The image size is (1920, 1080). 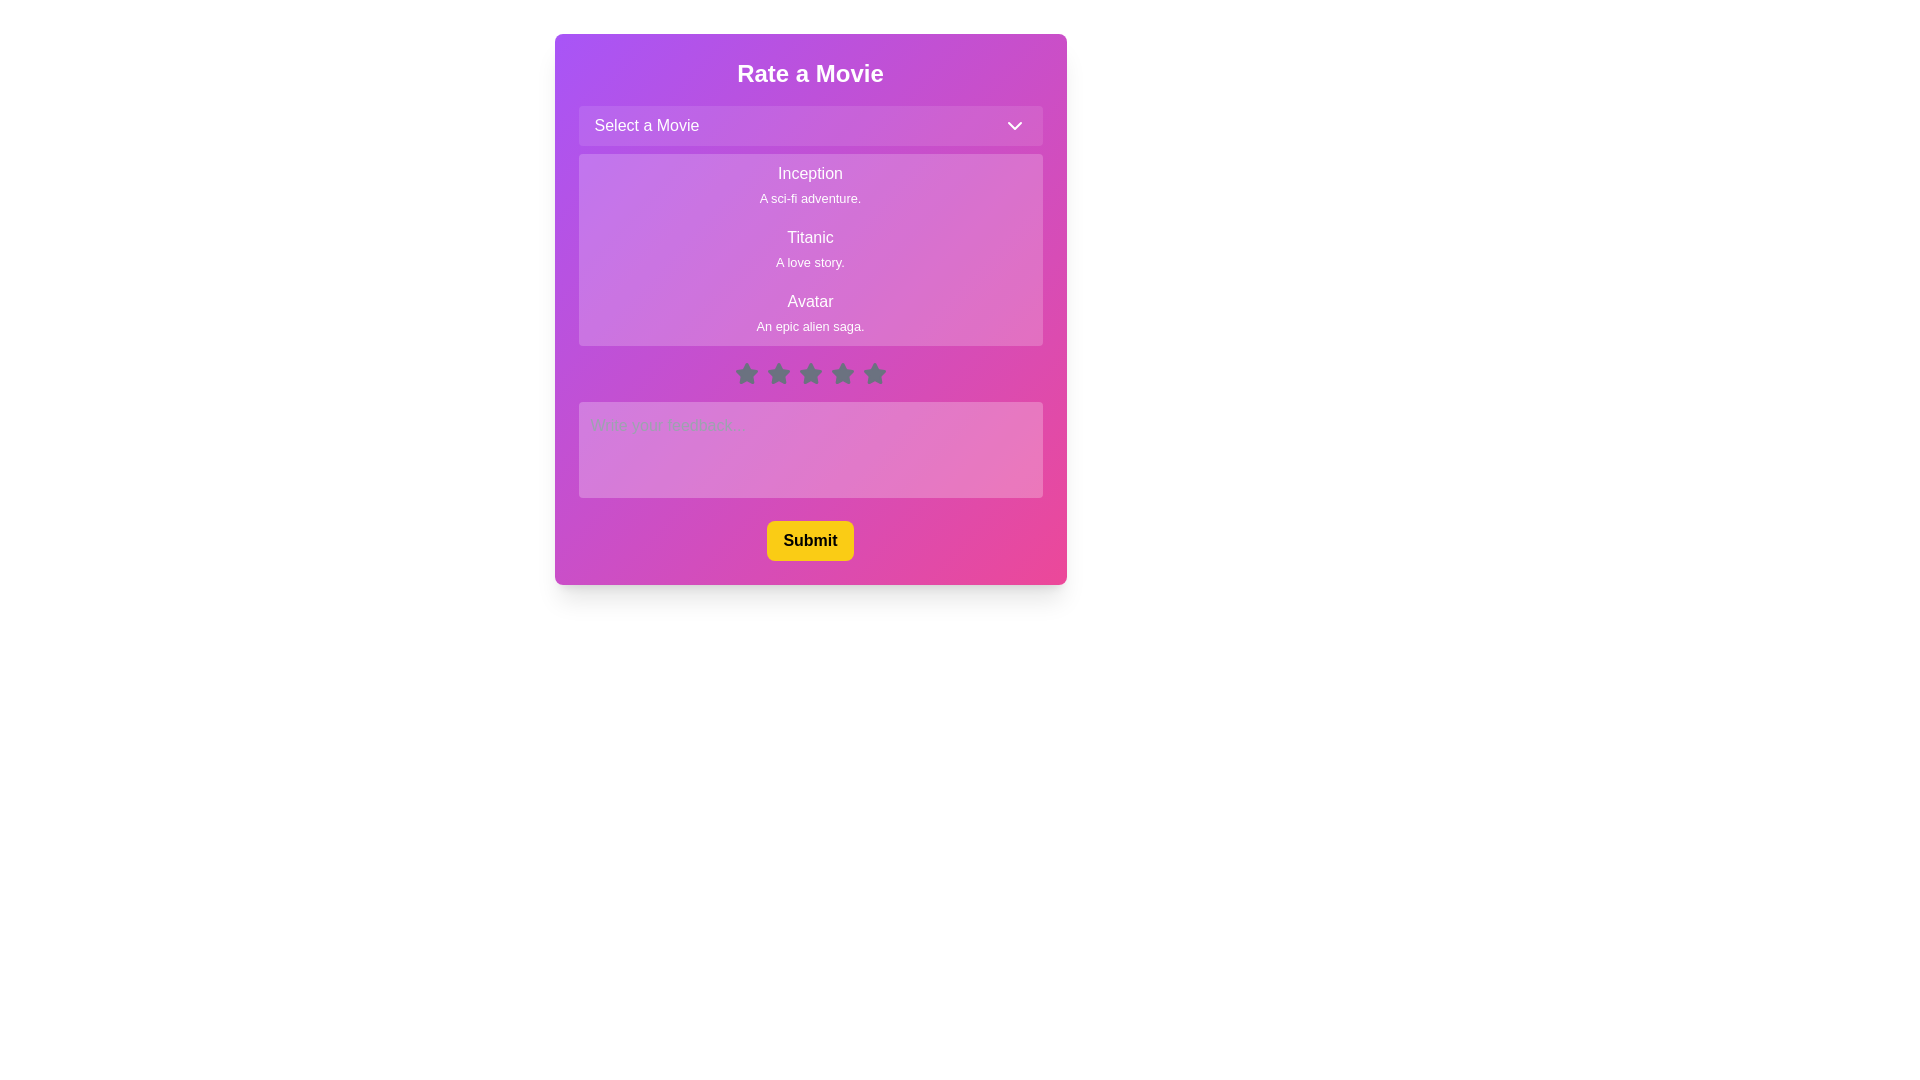 What do you see at coordinates (810, 313) in the screenshot?
I see `the 'Avatar' selectable list item, which is the third option in the movie selection list` at bounding box center [810, 313].